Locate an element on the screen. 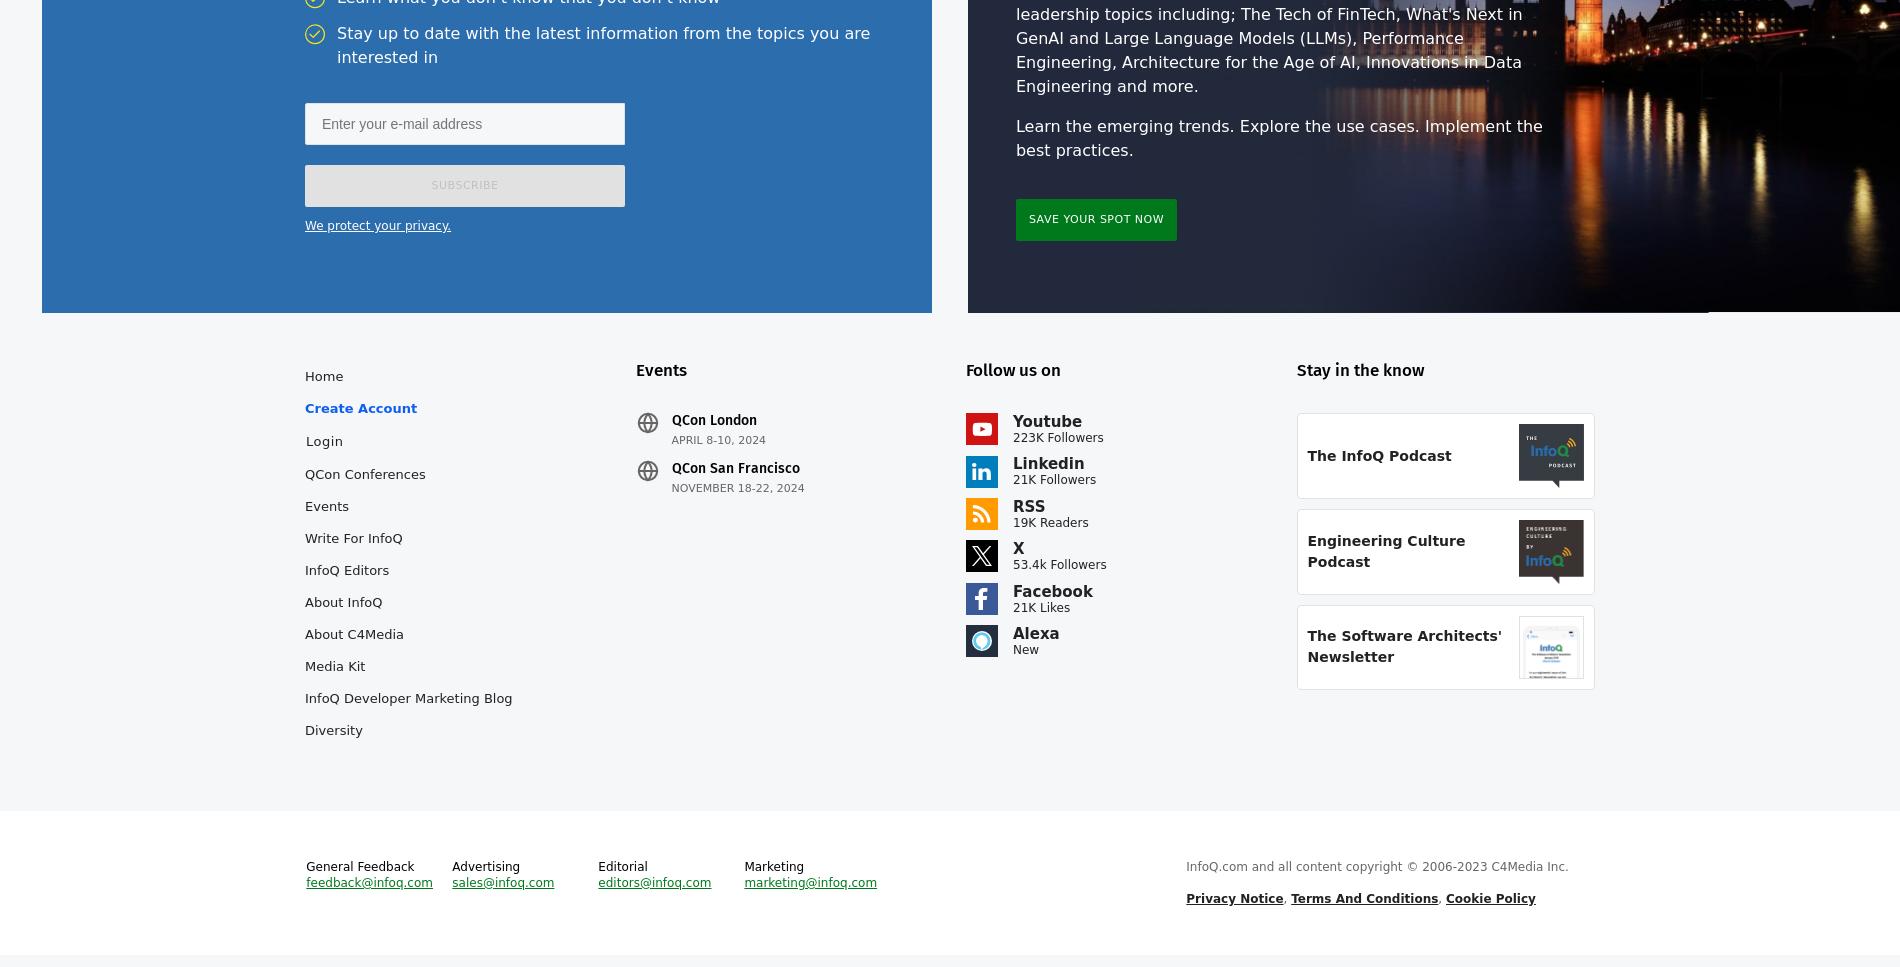 This screenshot has width=1900, height=967. 'Stay in the know' is located at coordinates (1358, 382).